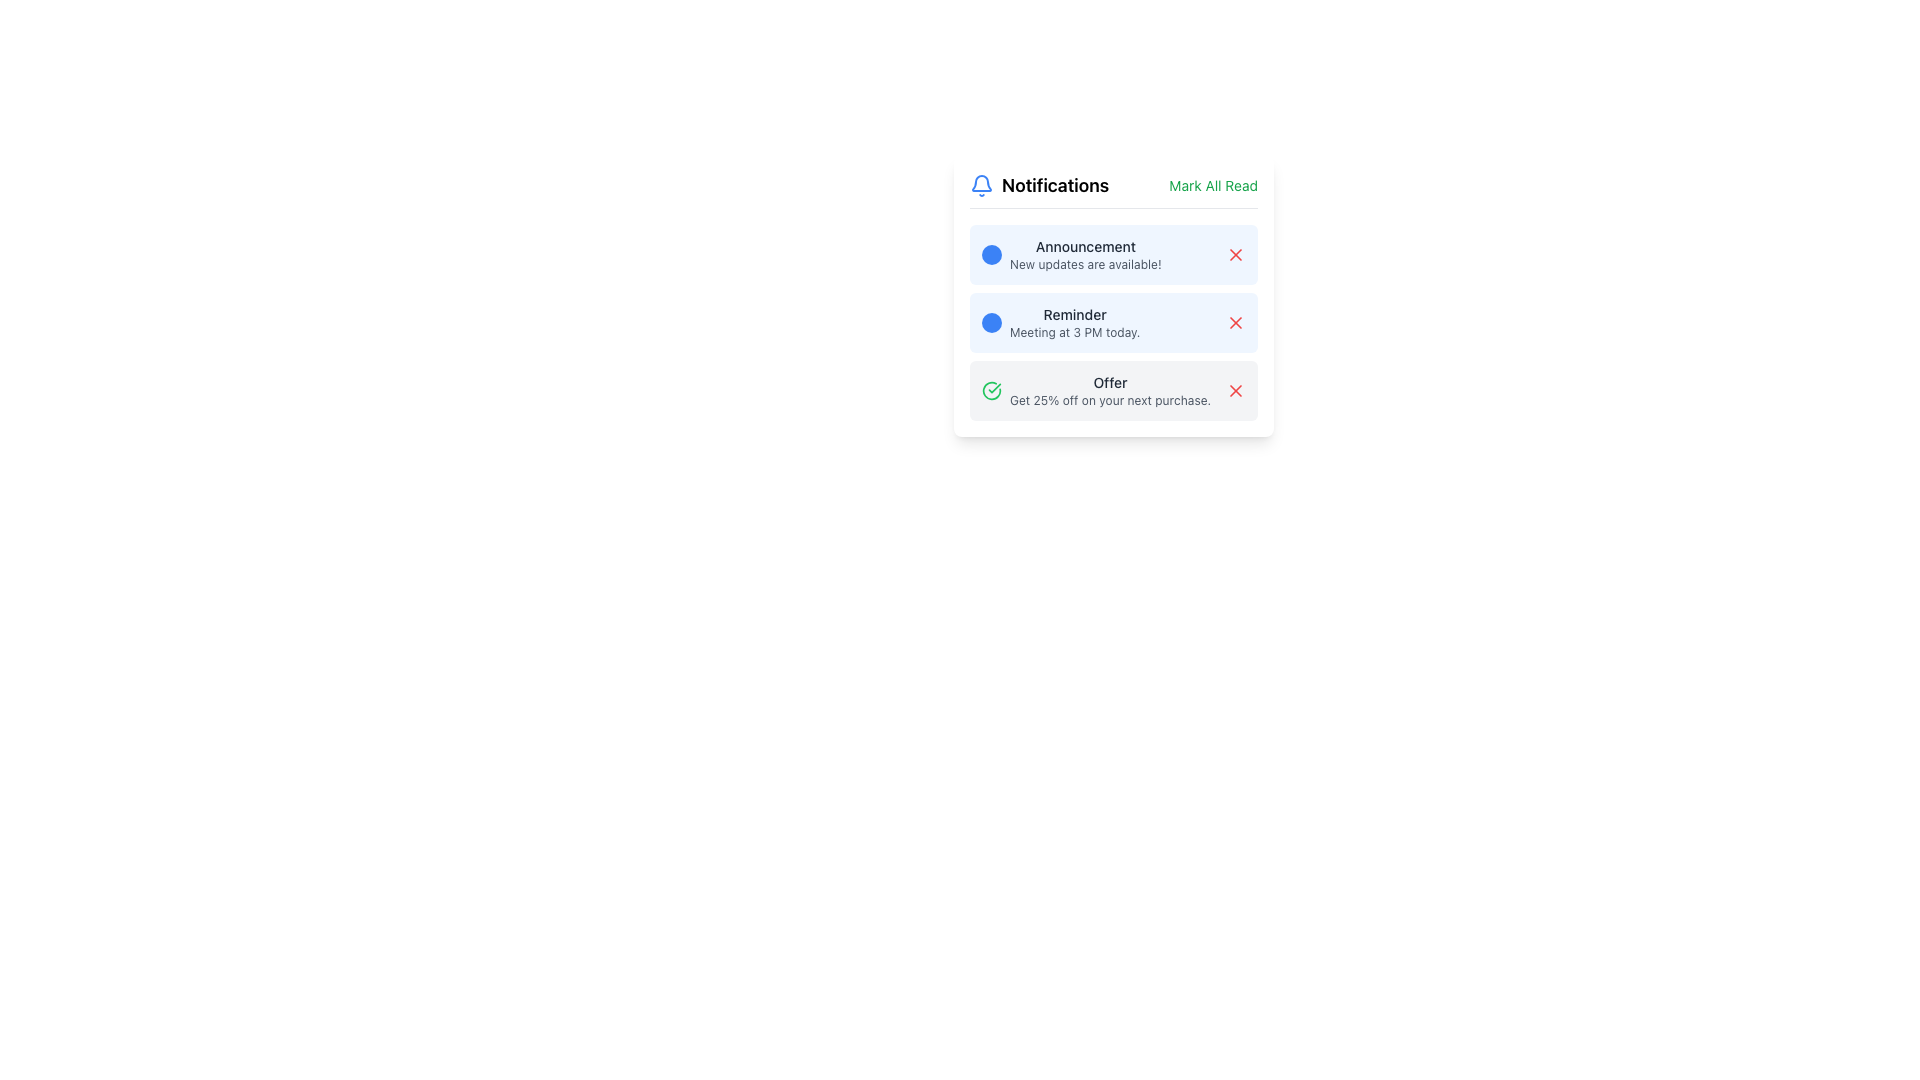 The height and width of the screenshot is (1080, 1920). What do you see at coordinates (1084, 264) in the screenshot?
I see `informational text label that states 'New updates are available!' located below the 'Announcement' title in the first notification item` at bounding box center [1084, 264].